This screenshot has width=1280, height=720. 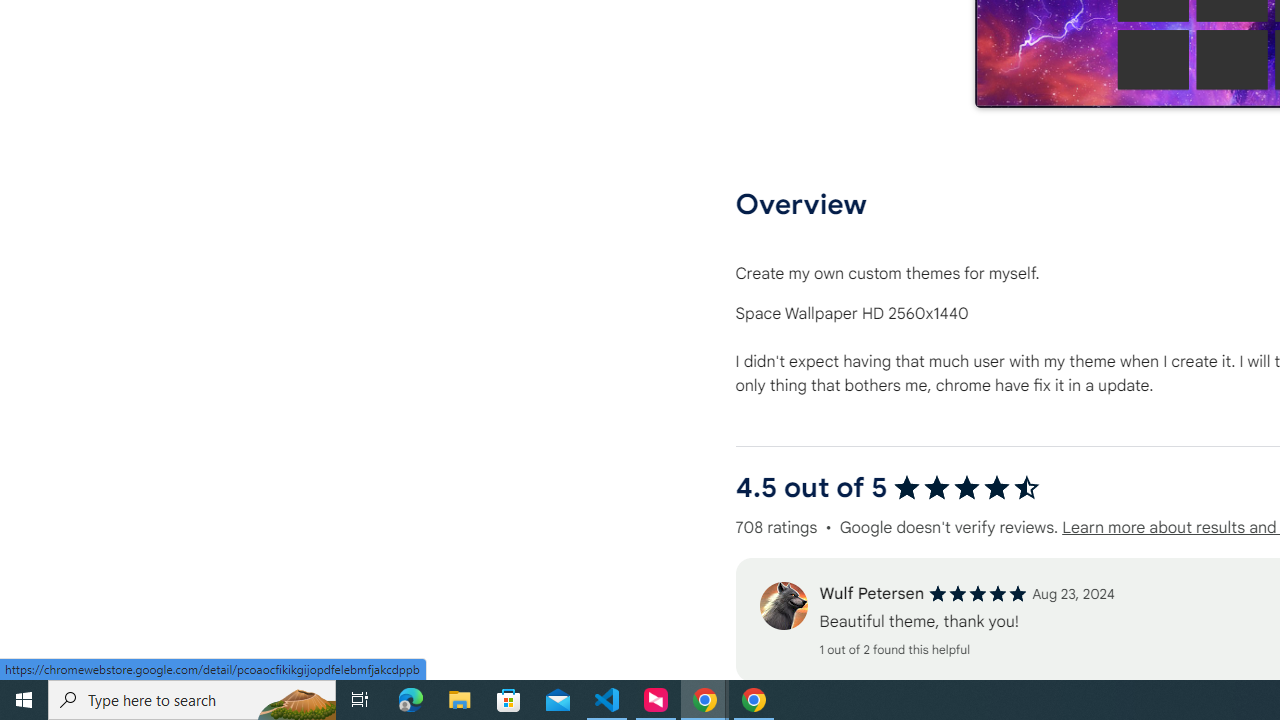 What do you see at coordinates (978, 593) in the screenshot?
I see `'5 out of 5 stars'` at bounding box center [978, 593].